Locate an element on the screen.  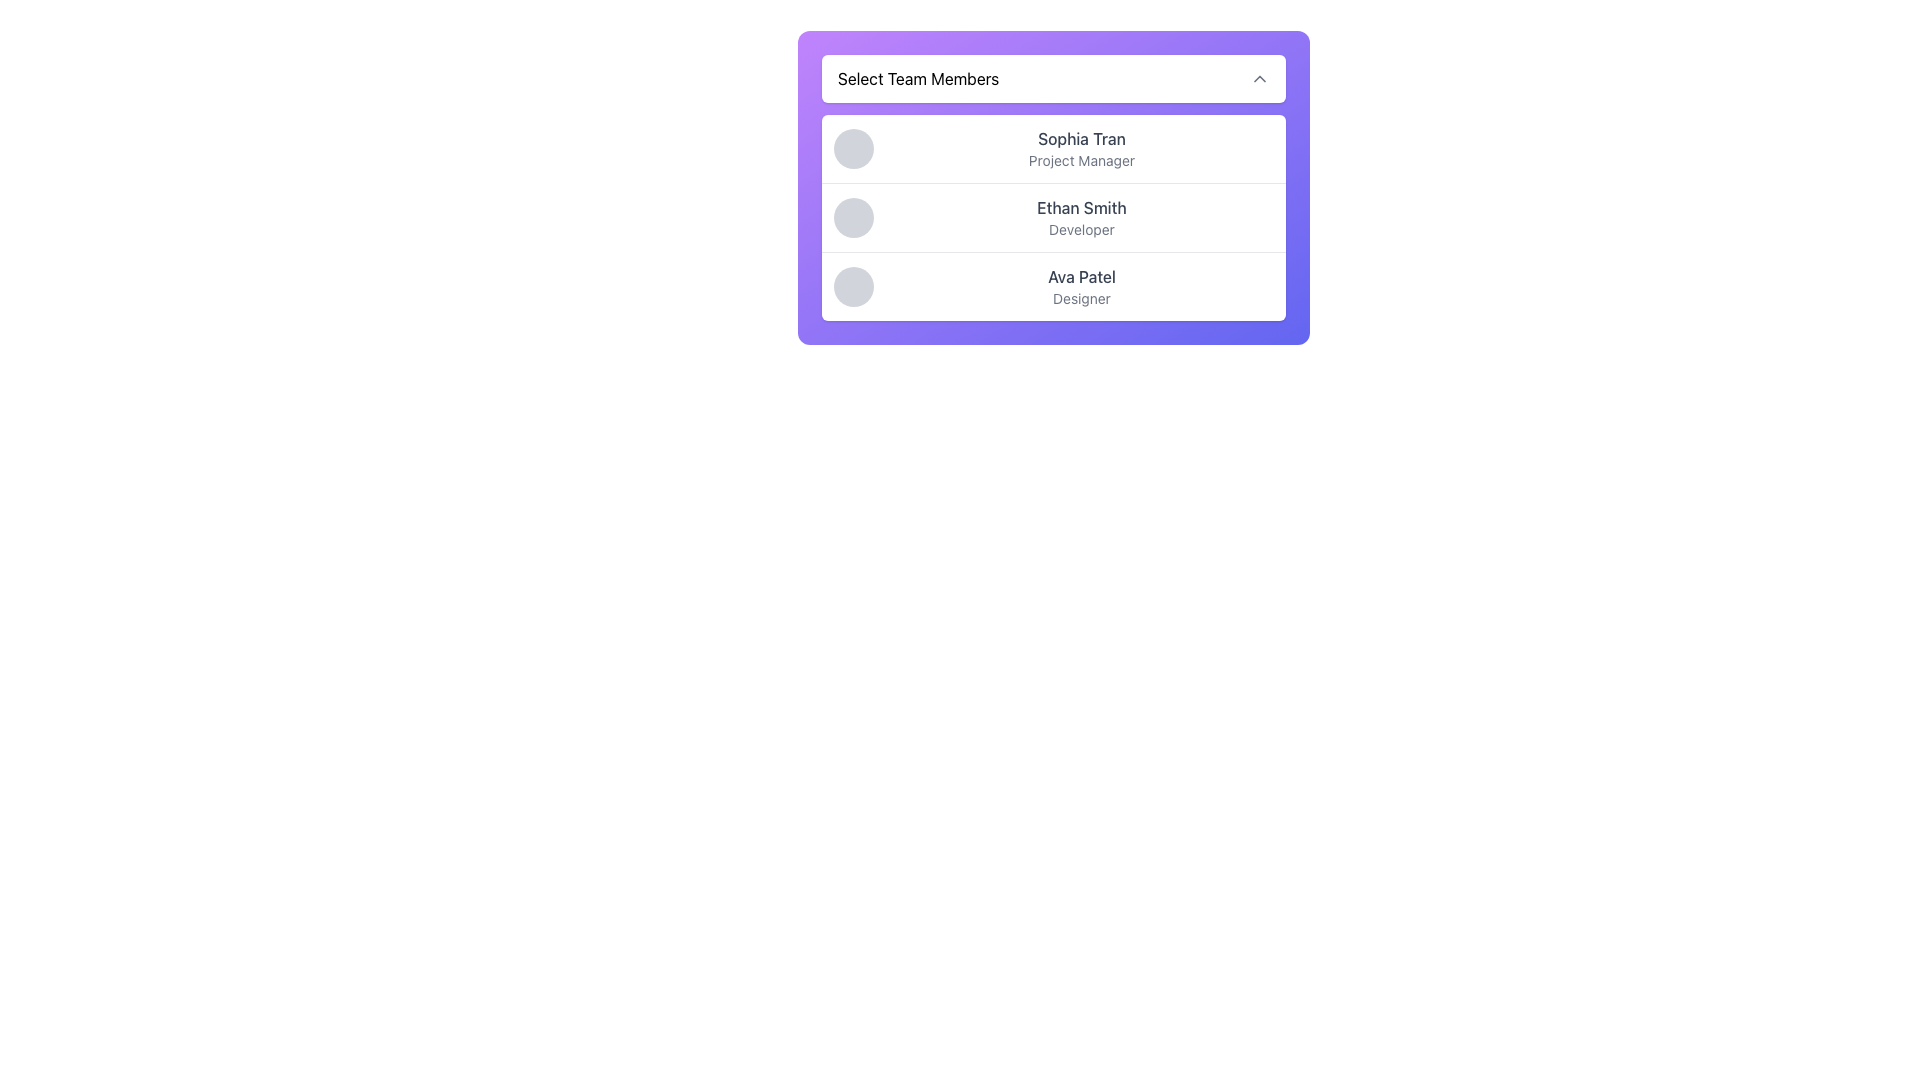
the third selectable list item displaying 'Ava Patel' with a circular gray profile icon to interact with it is located at coordinates (1053, 286).